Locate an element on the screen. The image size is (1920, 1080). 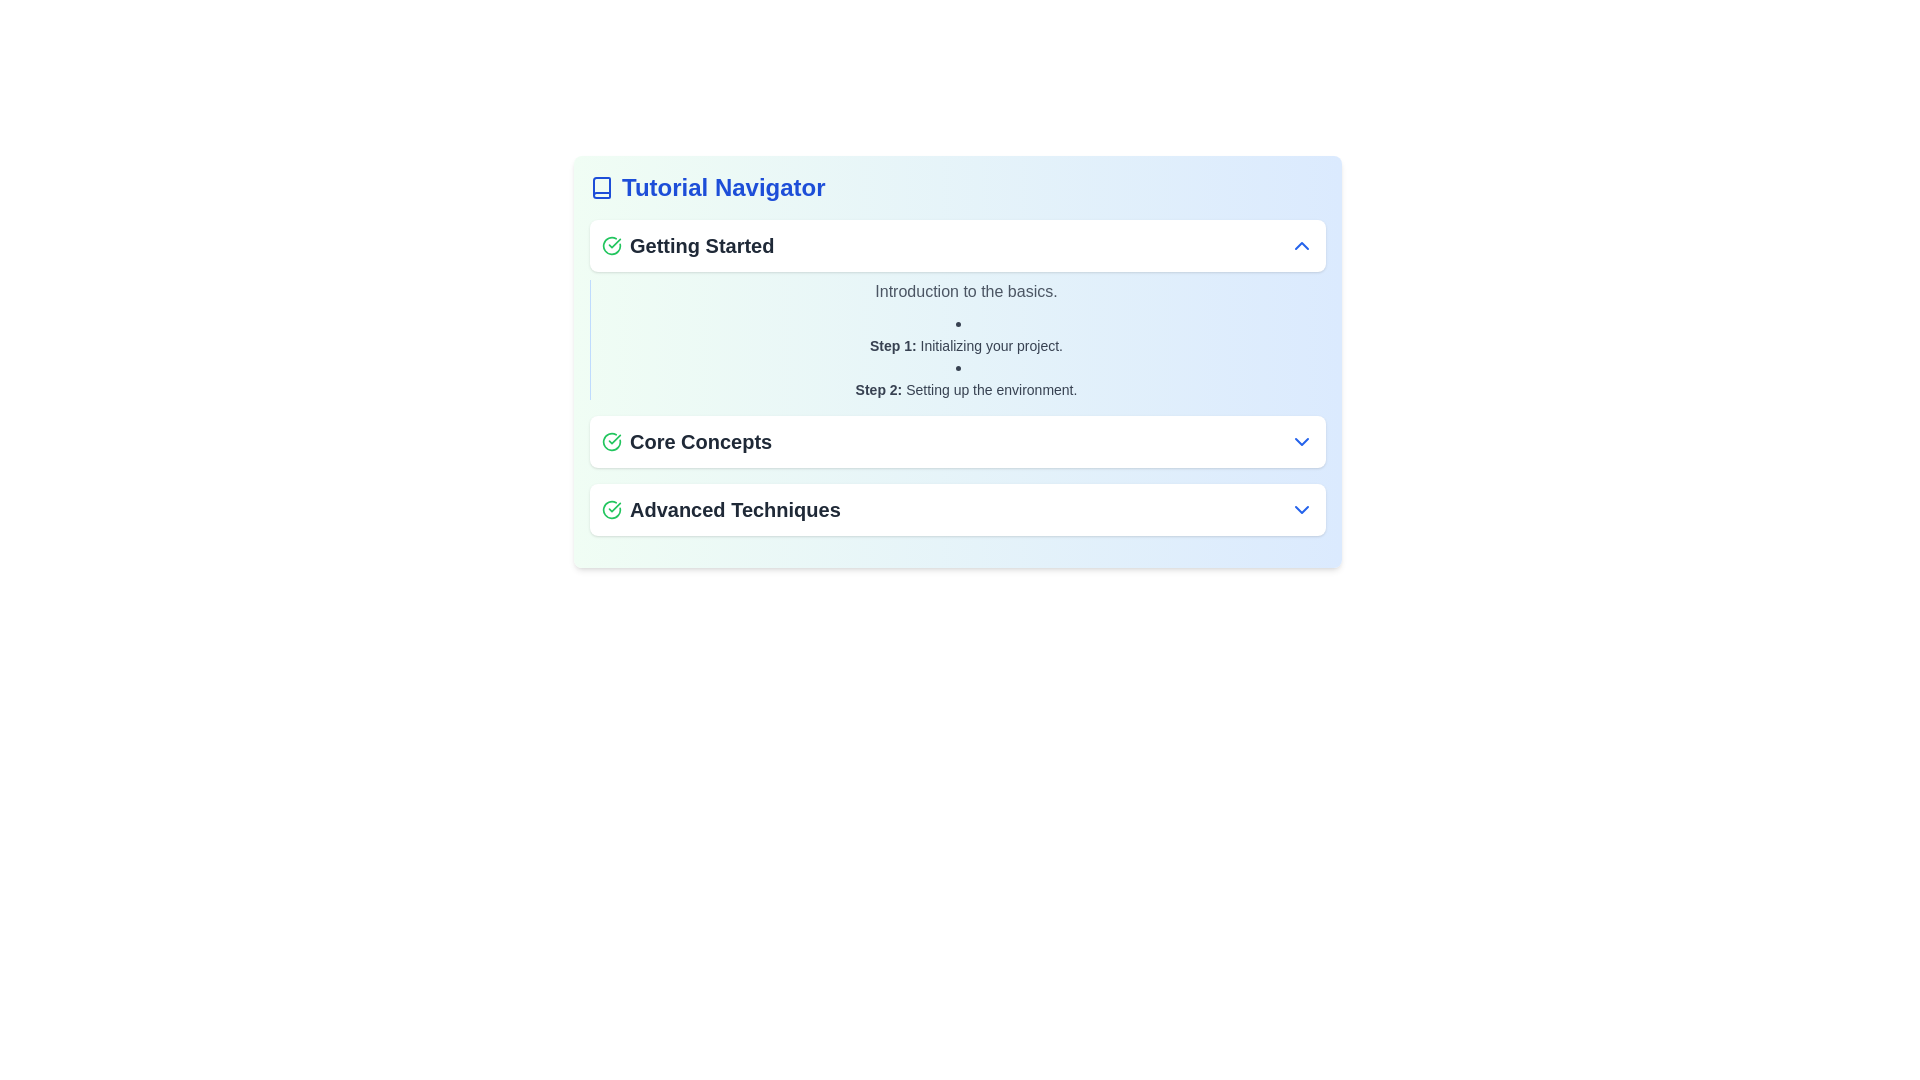
heading labeled 'Core Concepts' which is styled in bold and larger font, located centrally with a green checkmark icon on its left is located at coordinates (687, 441).